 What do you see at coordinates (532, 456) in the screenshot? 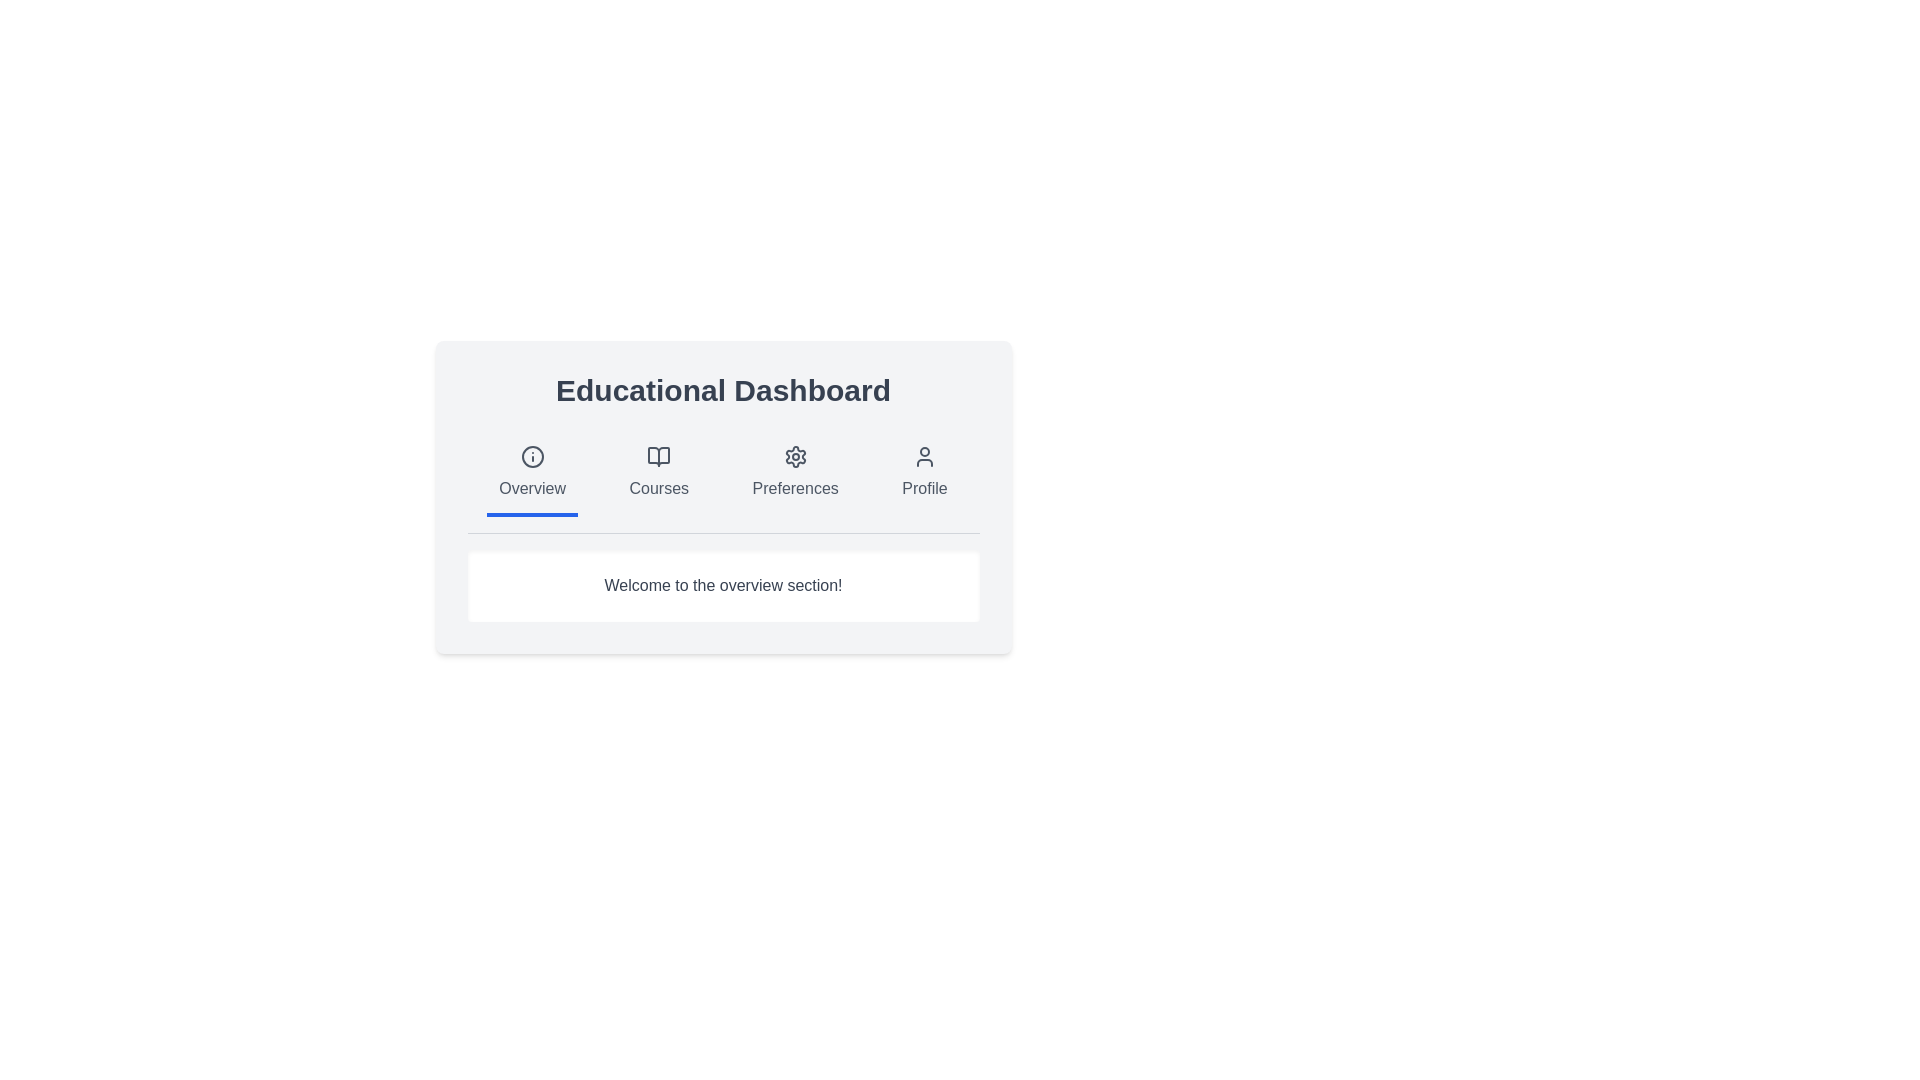
I see `the information icon, which is a circular SVG element with a thick outline and inner graphical details, located above the 'Overview' text in the dashboard header` at bounding box center [532, 456].